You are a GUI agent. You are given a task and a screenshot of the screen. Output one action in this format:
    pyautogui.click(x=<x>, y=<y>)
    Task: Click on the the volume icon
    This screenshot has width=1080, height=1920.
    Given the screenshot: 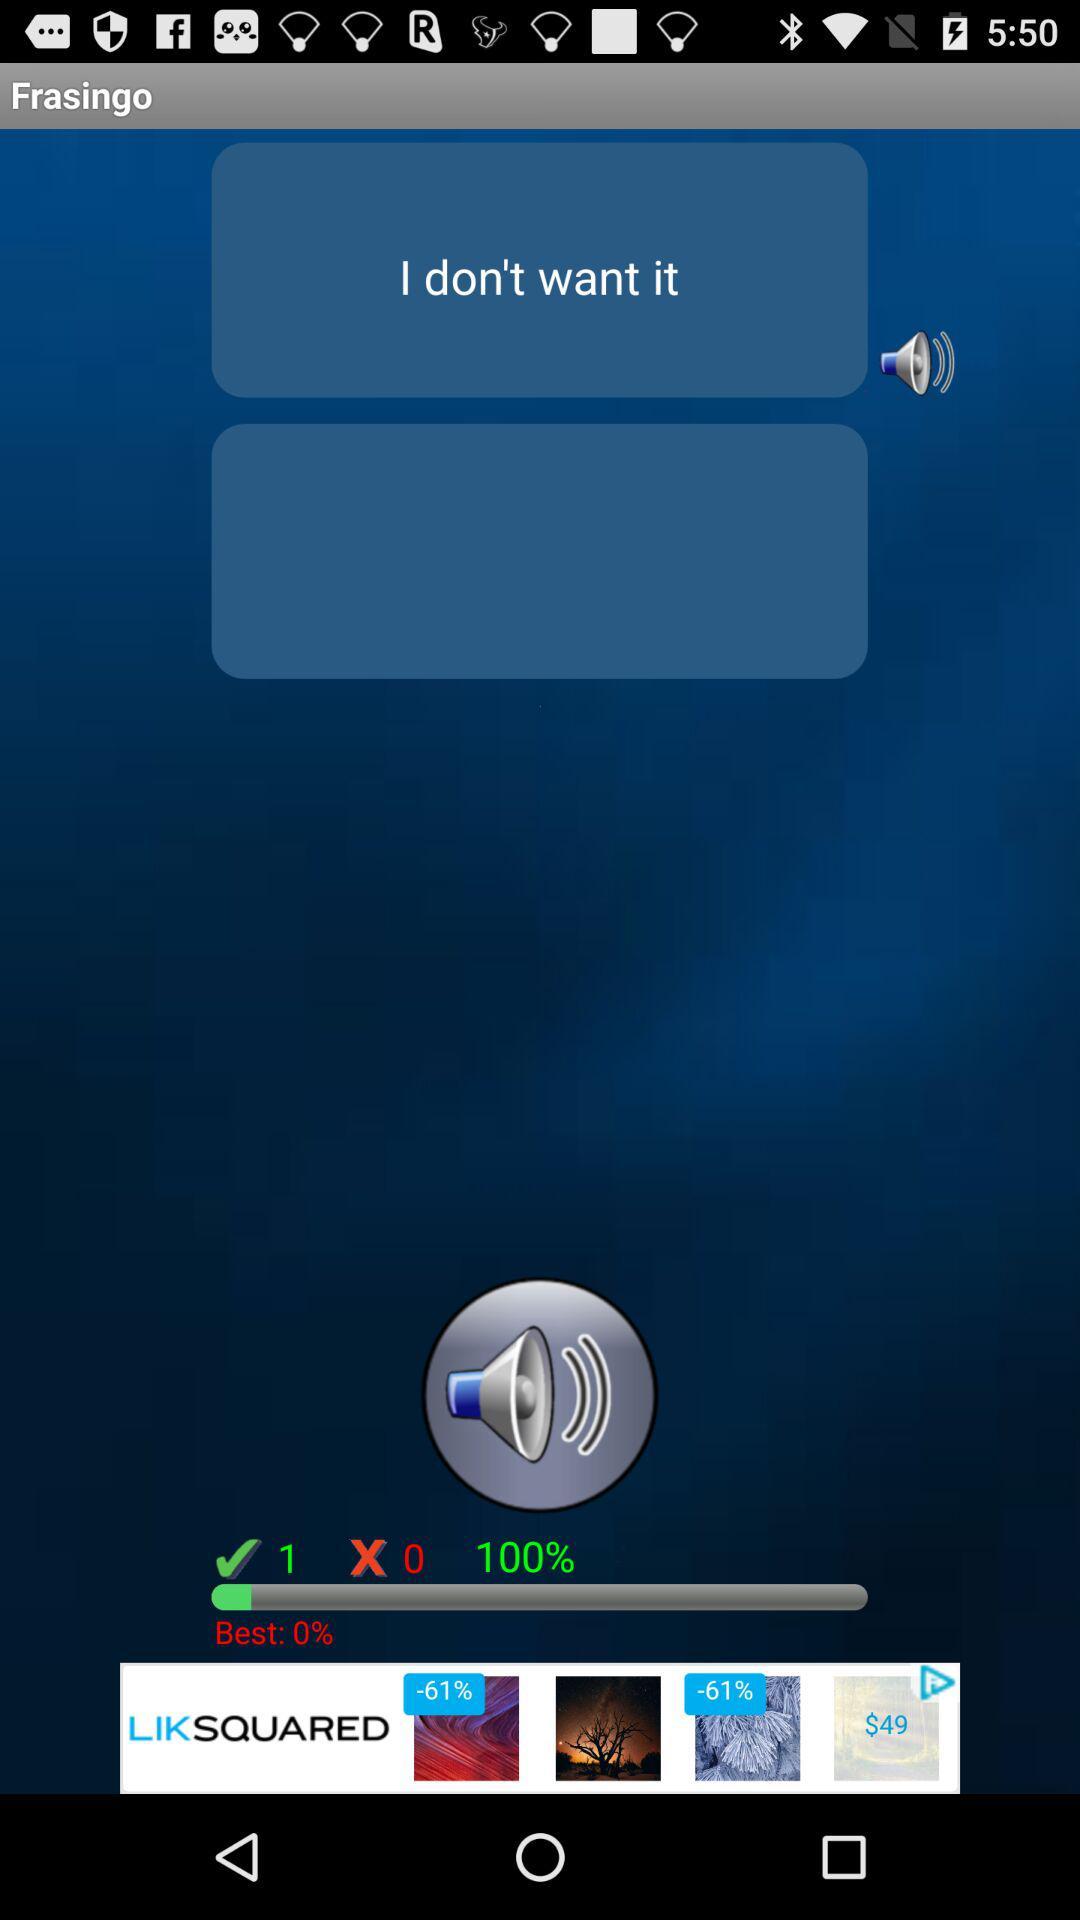 What is the action you would take?
    pyautogui.click(x=914, y=389)
    